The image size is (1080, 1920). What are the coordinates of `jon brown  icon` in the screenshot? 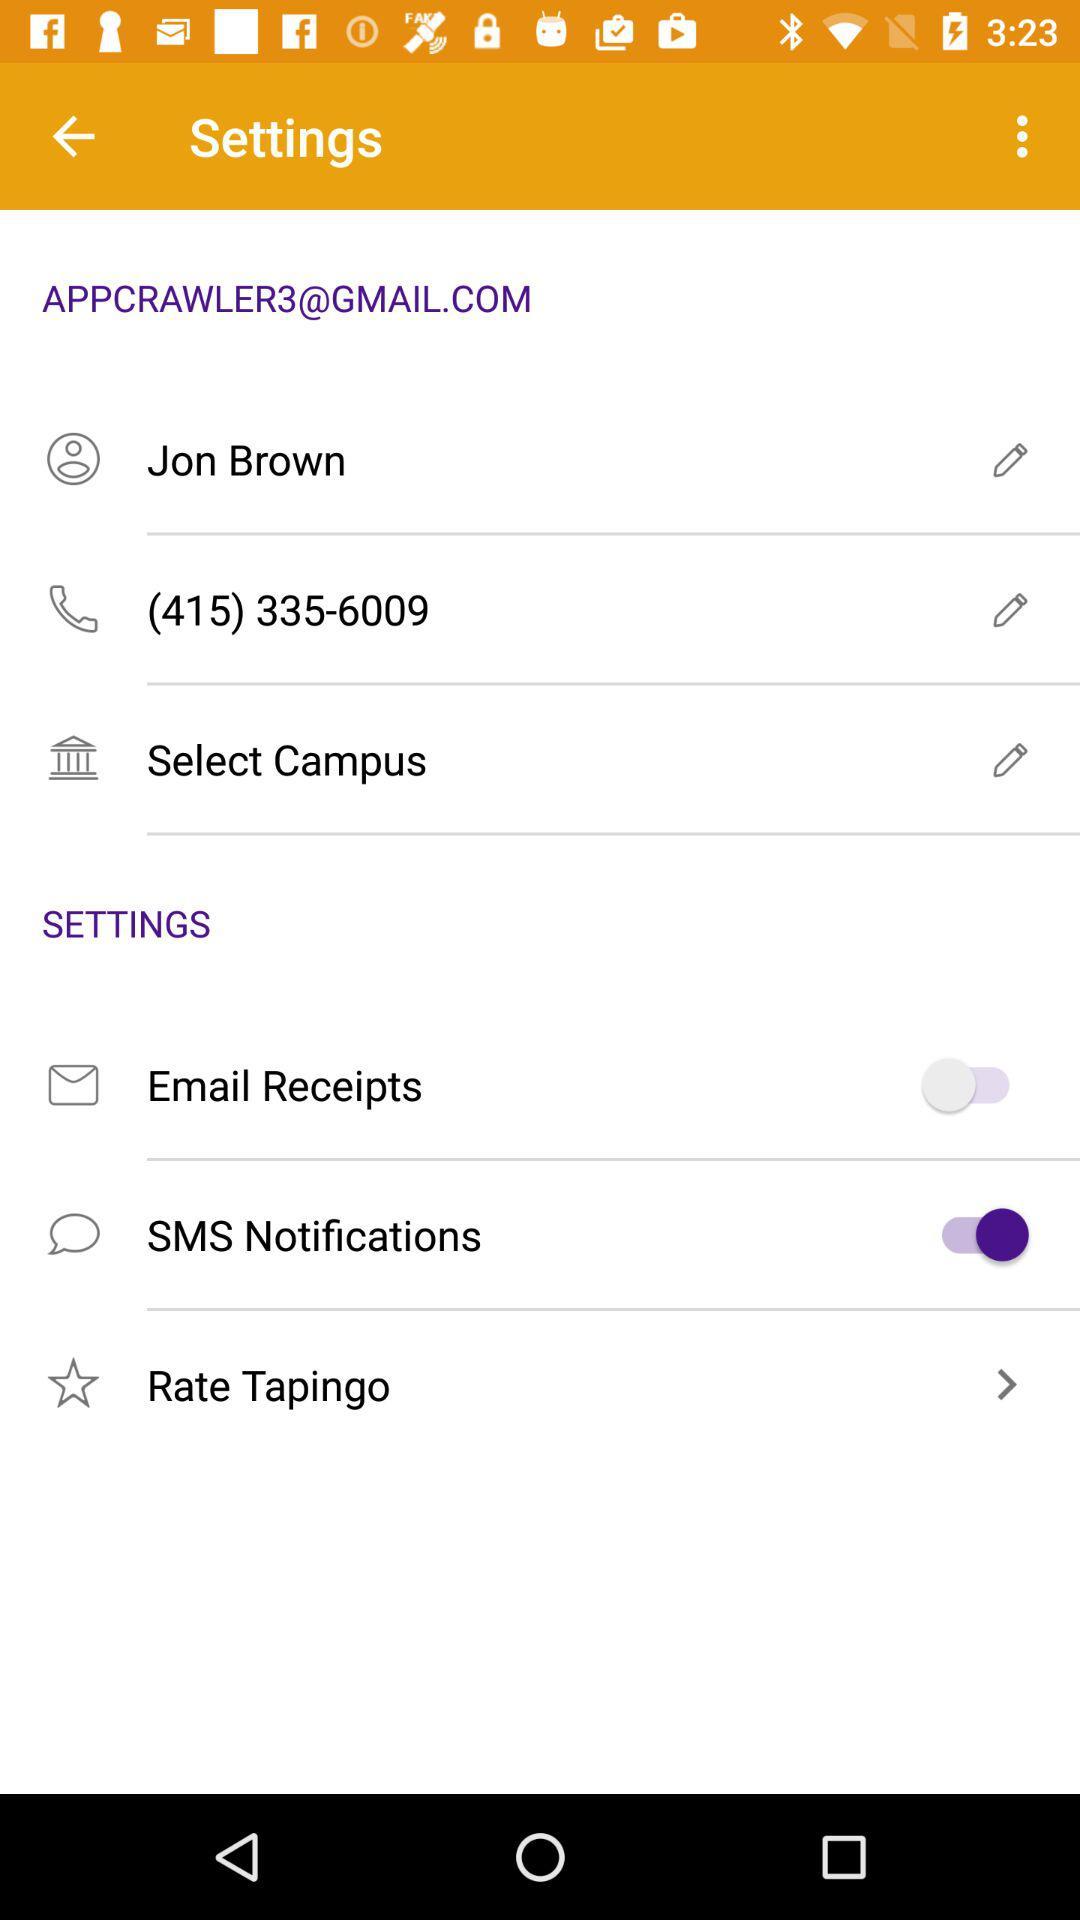 It's located at (540, 458).